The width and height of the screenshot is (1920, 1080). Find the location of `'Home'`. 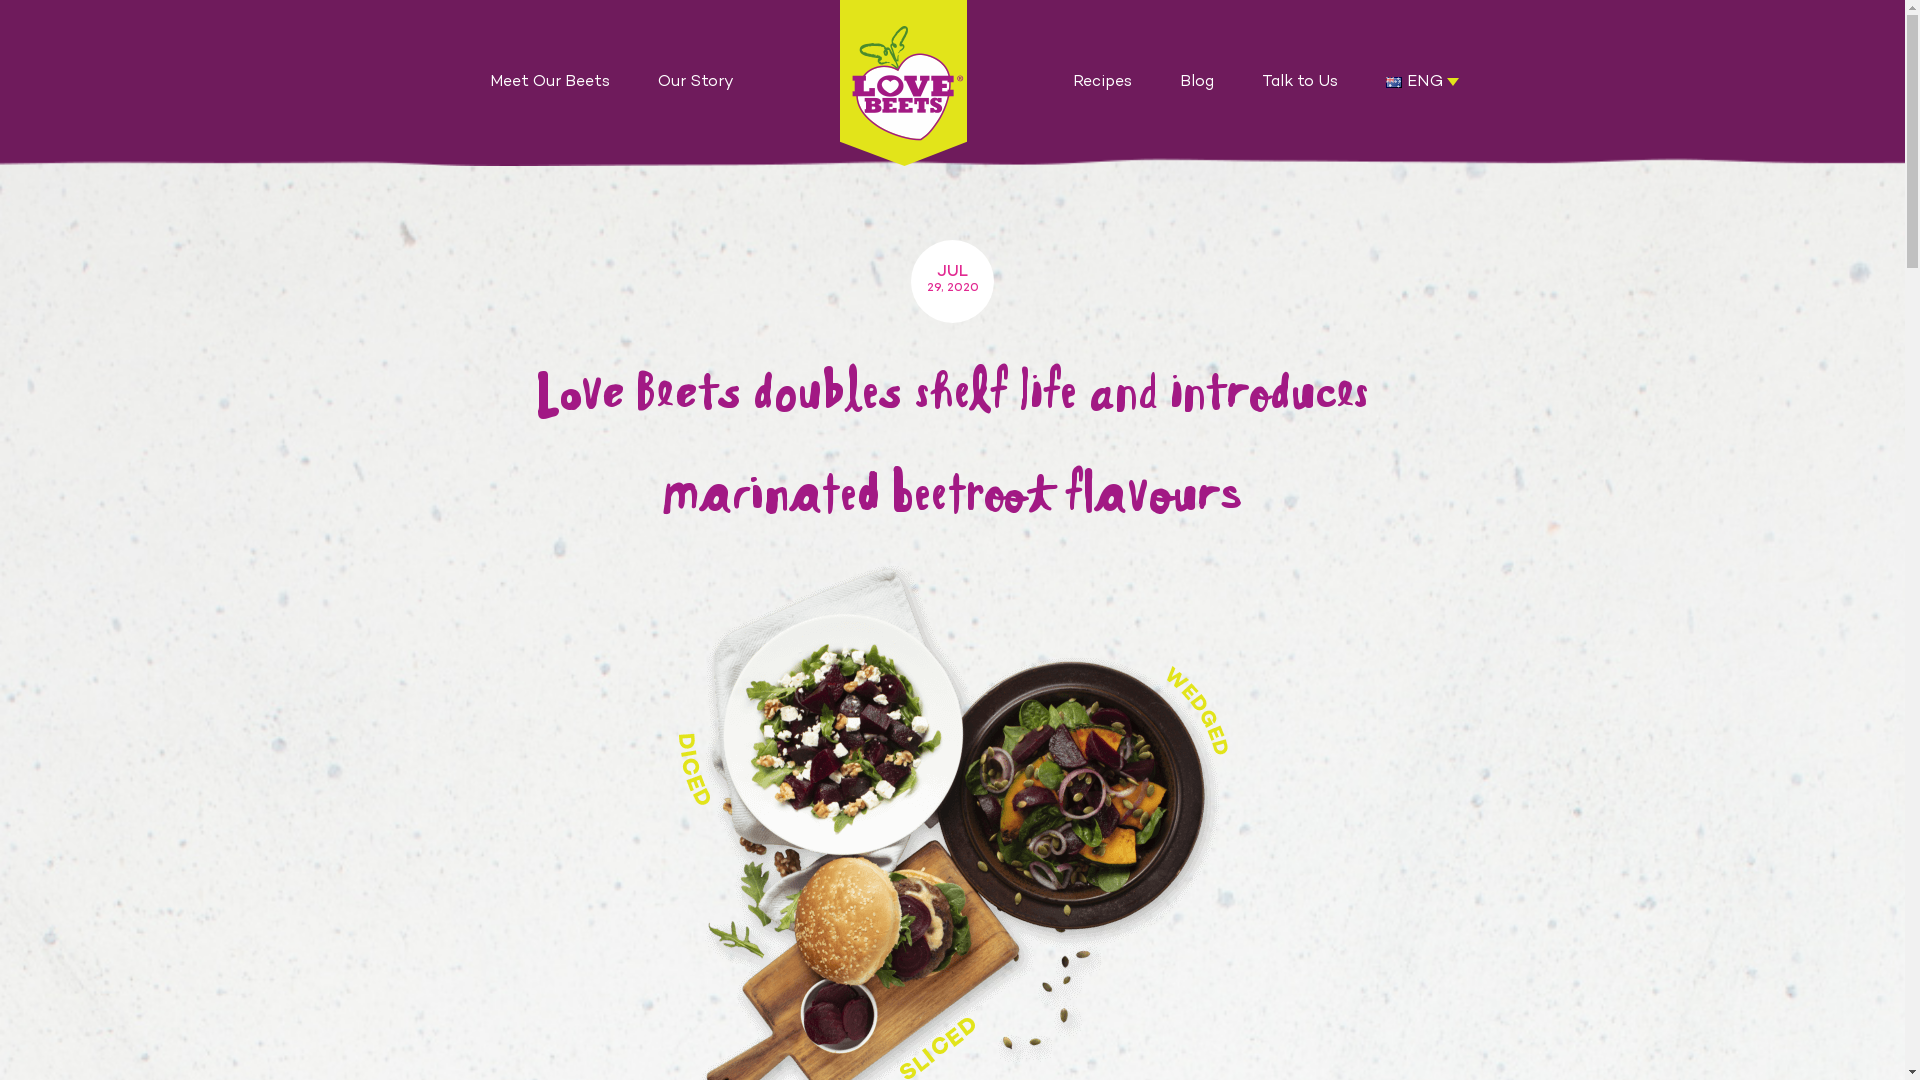

'Home' is located at coordinates (902, 82).